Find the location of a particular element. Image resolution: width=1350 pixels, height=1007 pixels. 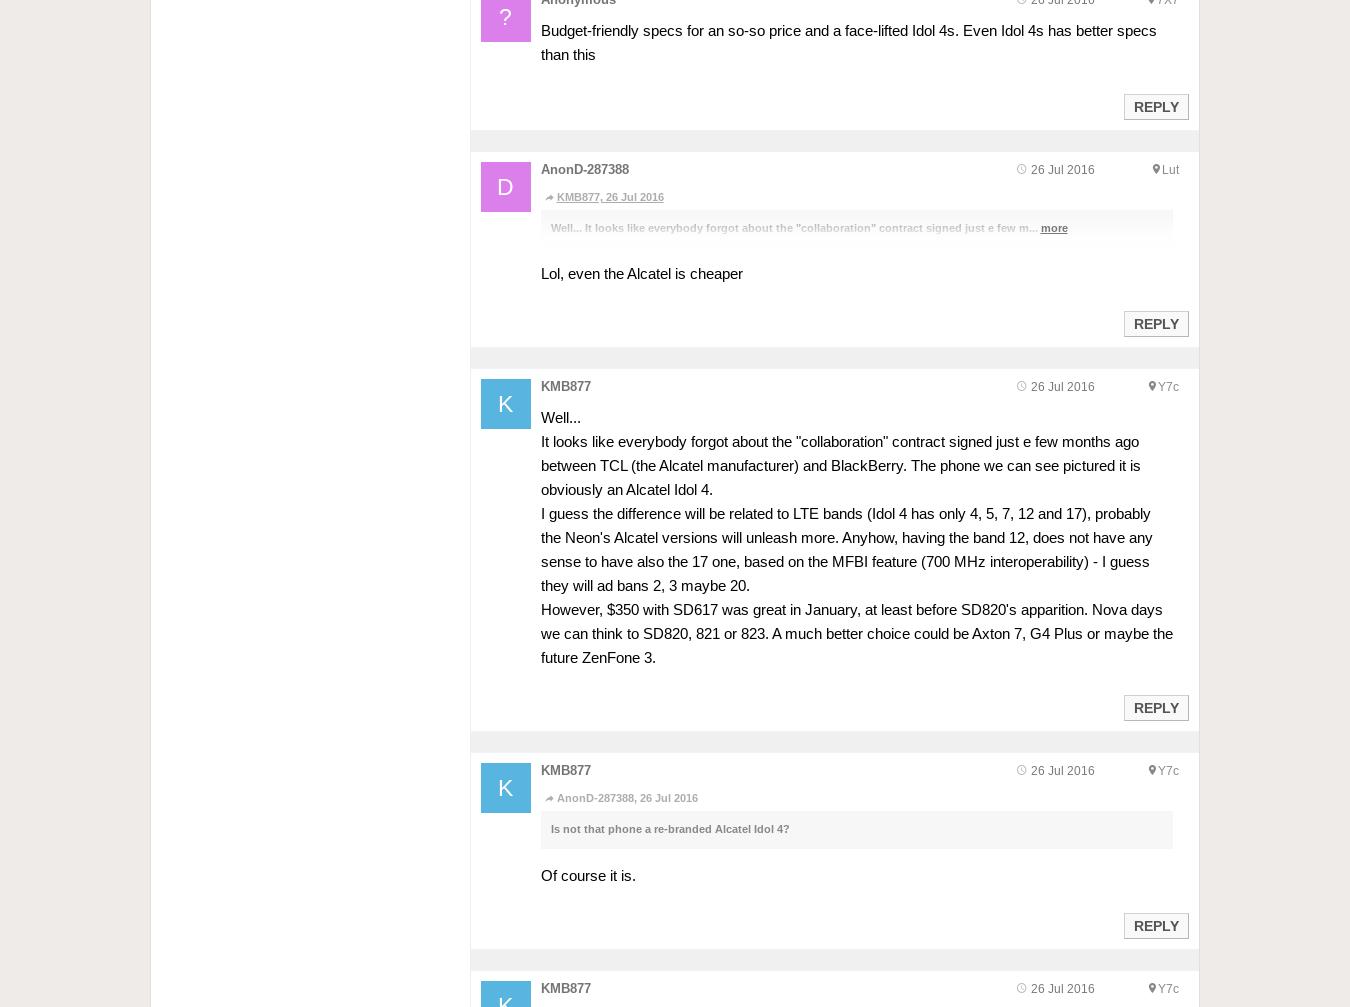

'more' is located at coordinates (1053, 226).